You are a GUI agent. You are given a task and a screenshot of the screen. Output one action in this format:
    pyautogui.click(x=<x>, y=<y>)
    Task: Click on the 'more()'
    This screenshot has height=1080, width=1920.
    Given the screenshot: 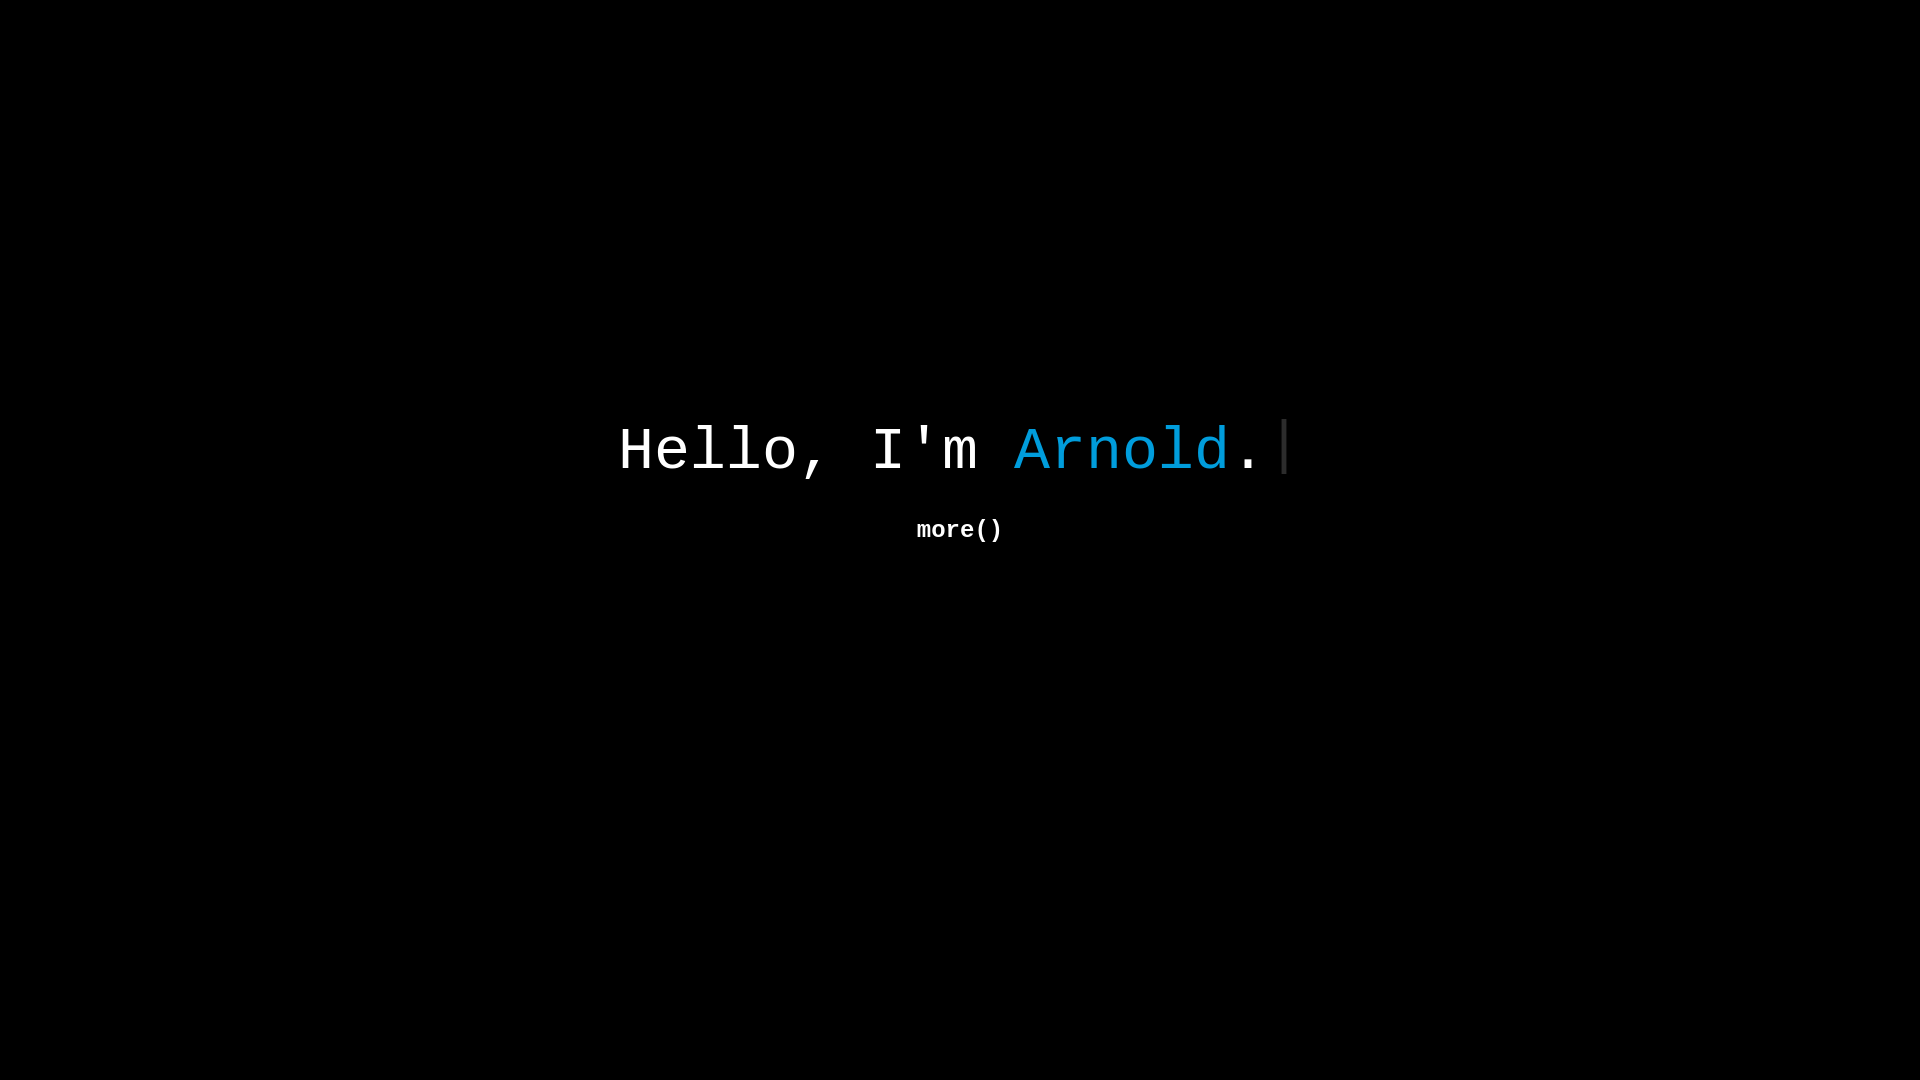 What is the action you would take?
    pyautogui.click(x=960, y=530)
    